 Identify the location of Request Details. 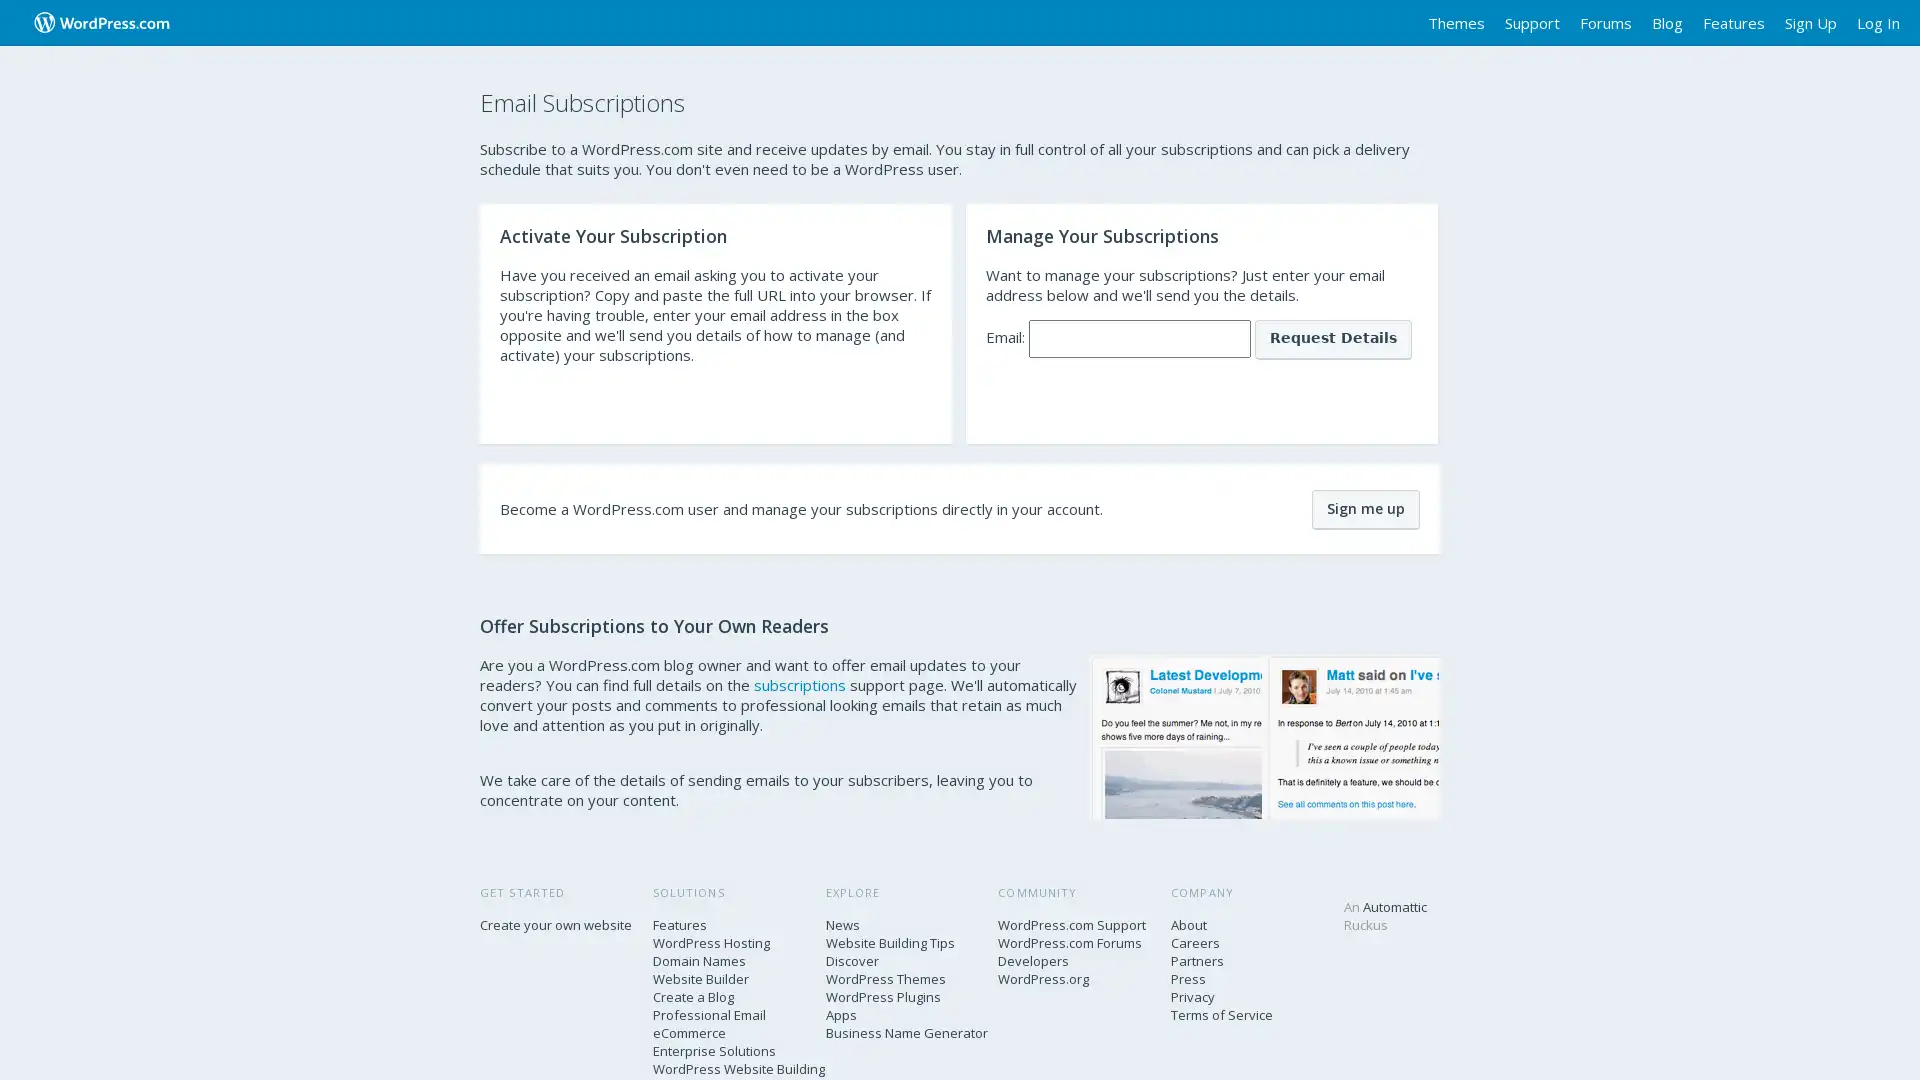
(1333, 338).